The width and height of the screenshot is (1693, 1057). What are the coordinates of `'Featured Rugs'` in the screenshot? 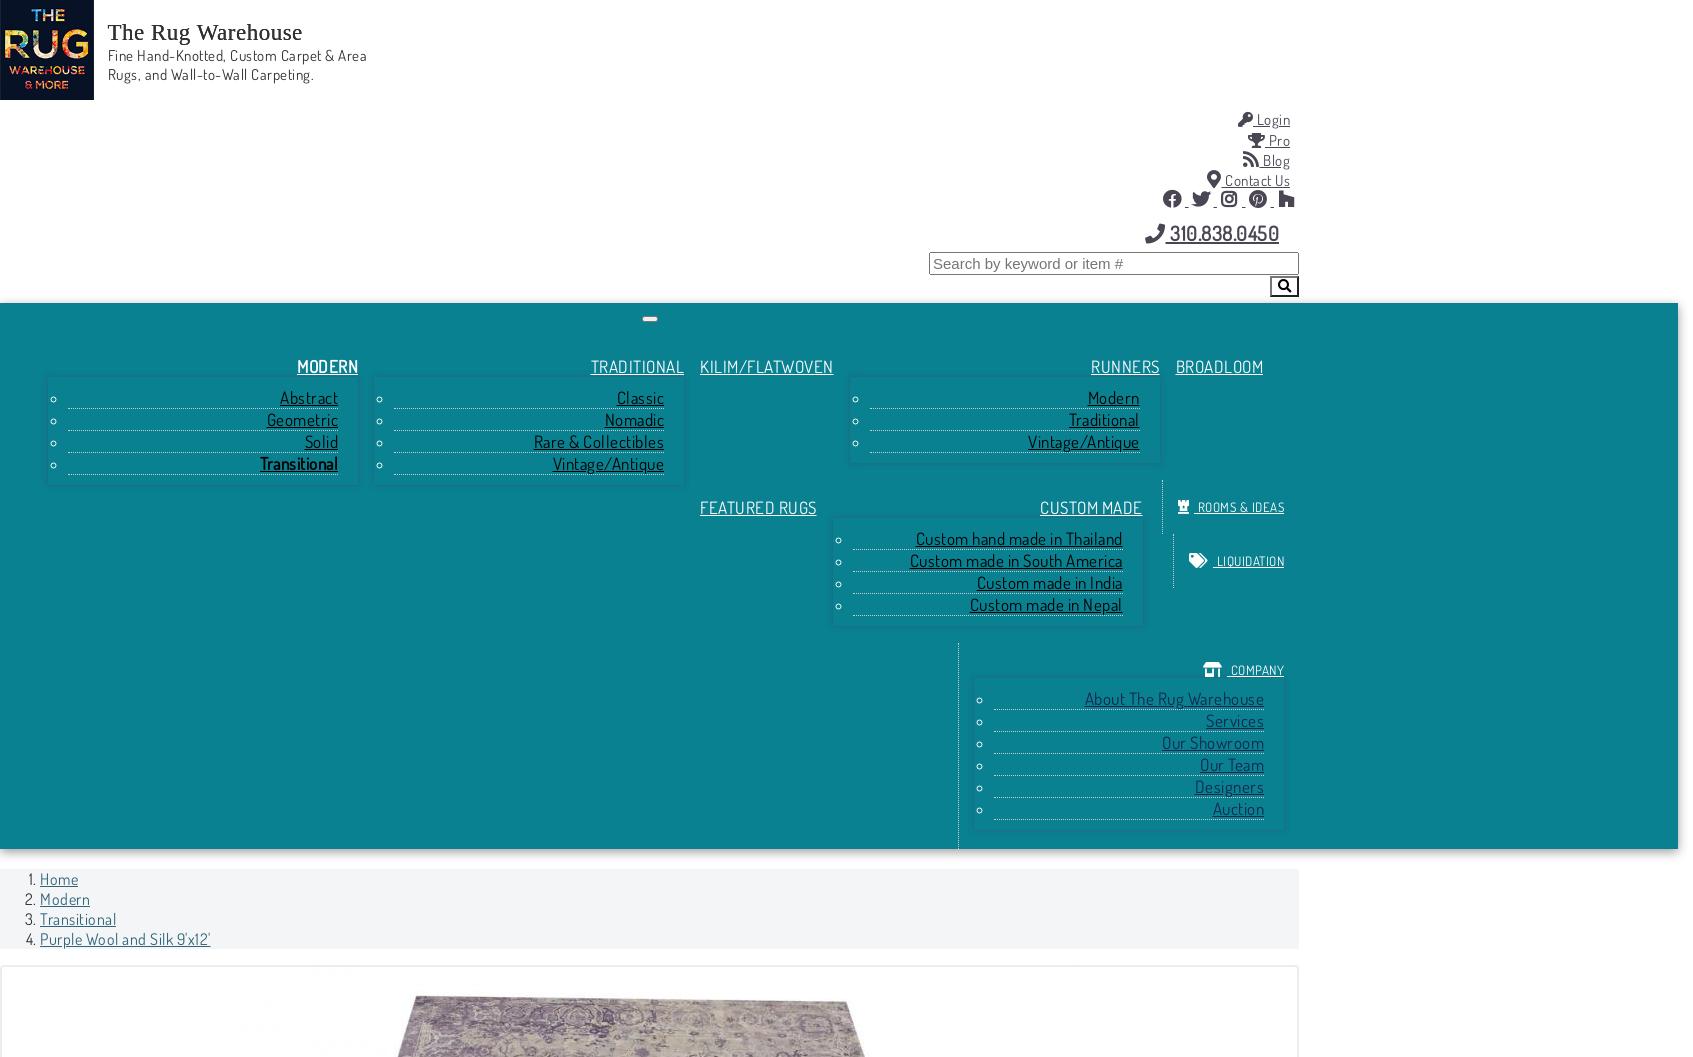 It's located at (757, 507).